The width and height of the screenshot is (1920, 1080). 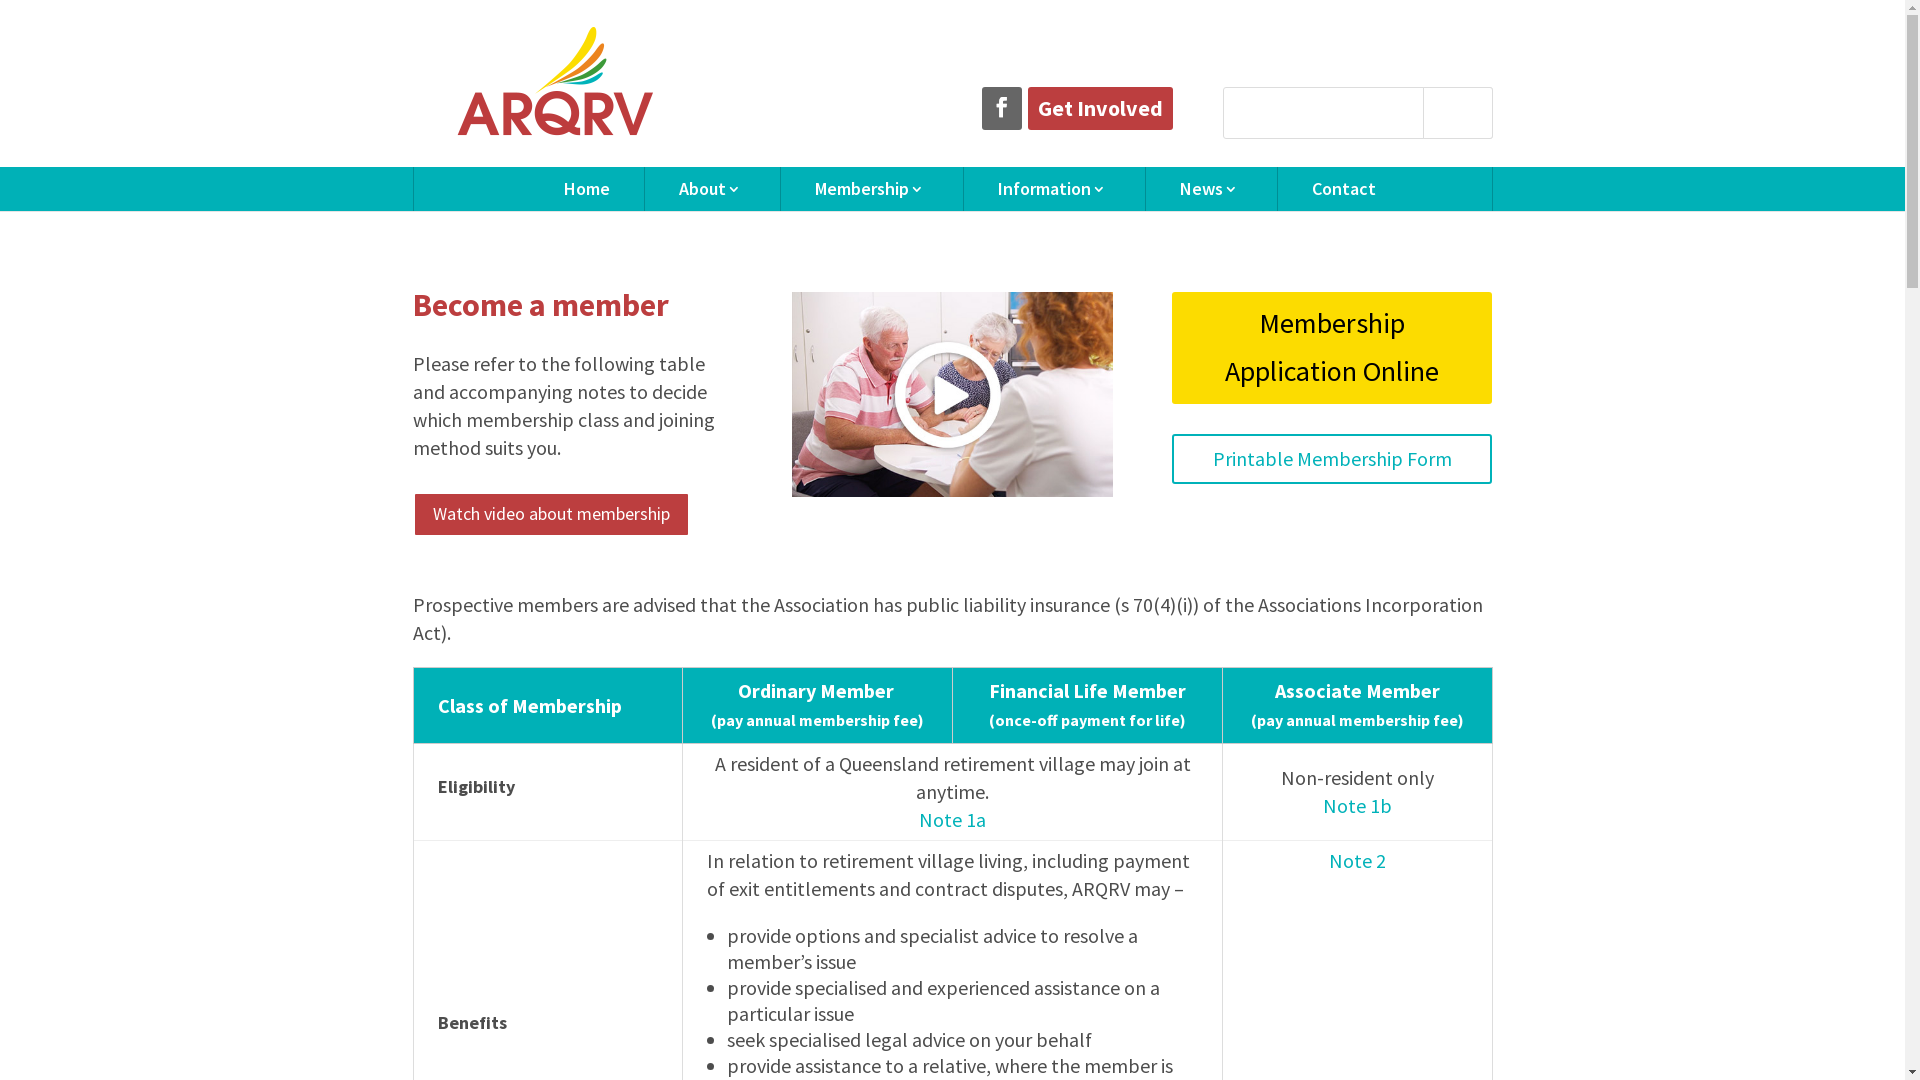 I want to click on 'Contact', so click(x=1344, y=189).